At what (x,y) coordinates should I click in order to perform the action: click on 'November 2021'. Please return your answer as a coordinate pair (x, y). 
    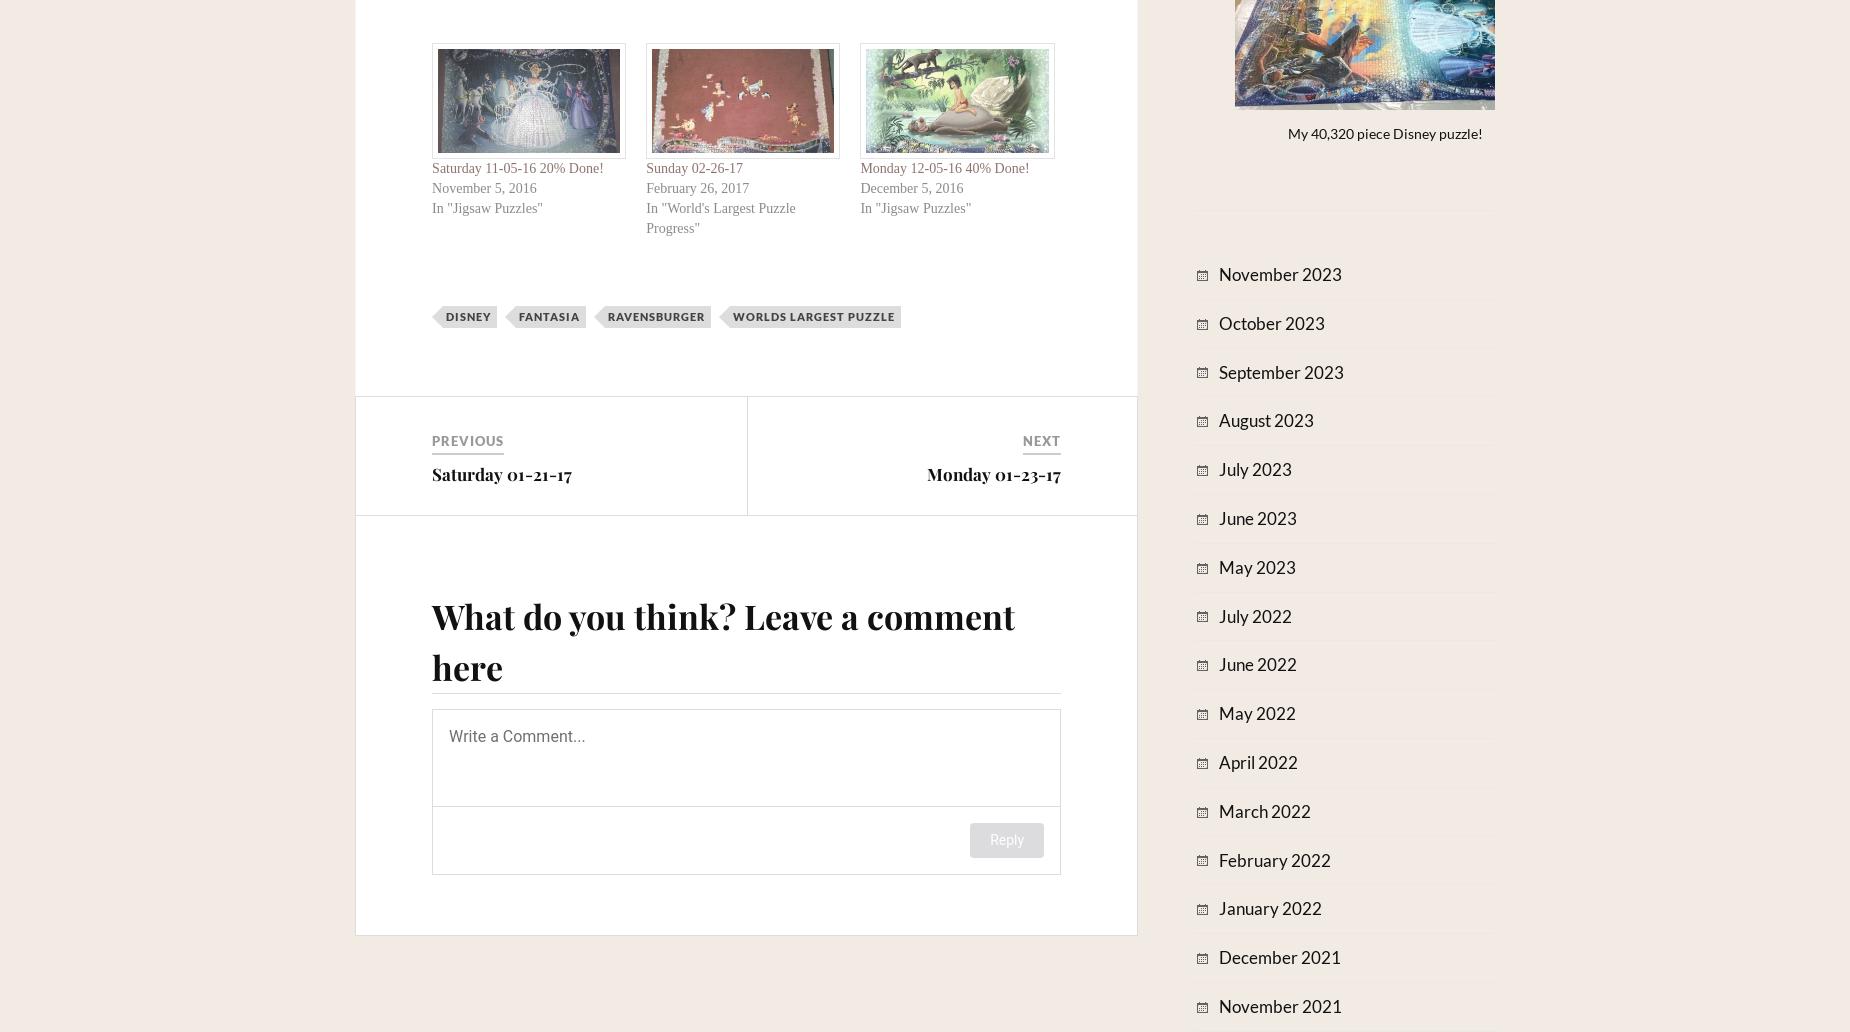
    Looking at the image, I should click on (1279, 1005).